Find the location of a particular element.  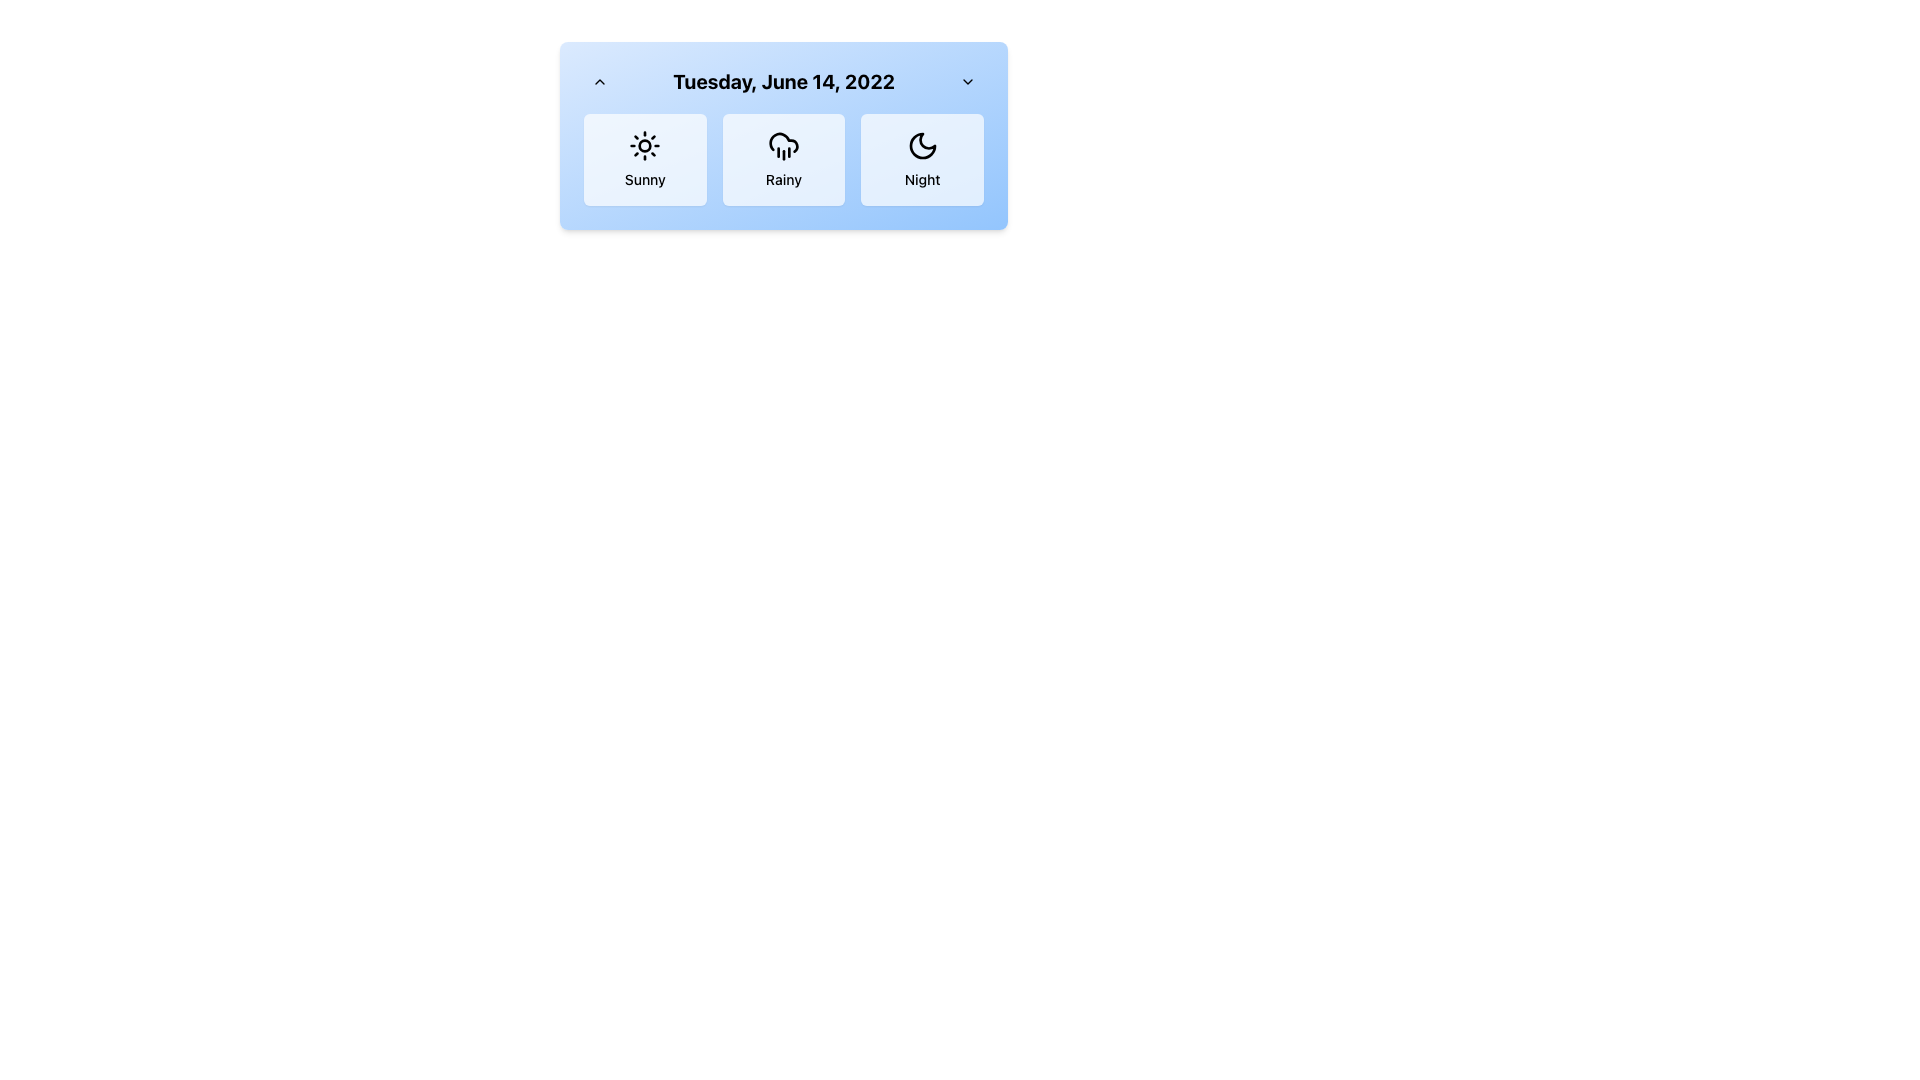

the cloud icon with rain, located under the 'Rainy' label is located at coordinates (782, 141).